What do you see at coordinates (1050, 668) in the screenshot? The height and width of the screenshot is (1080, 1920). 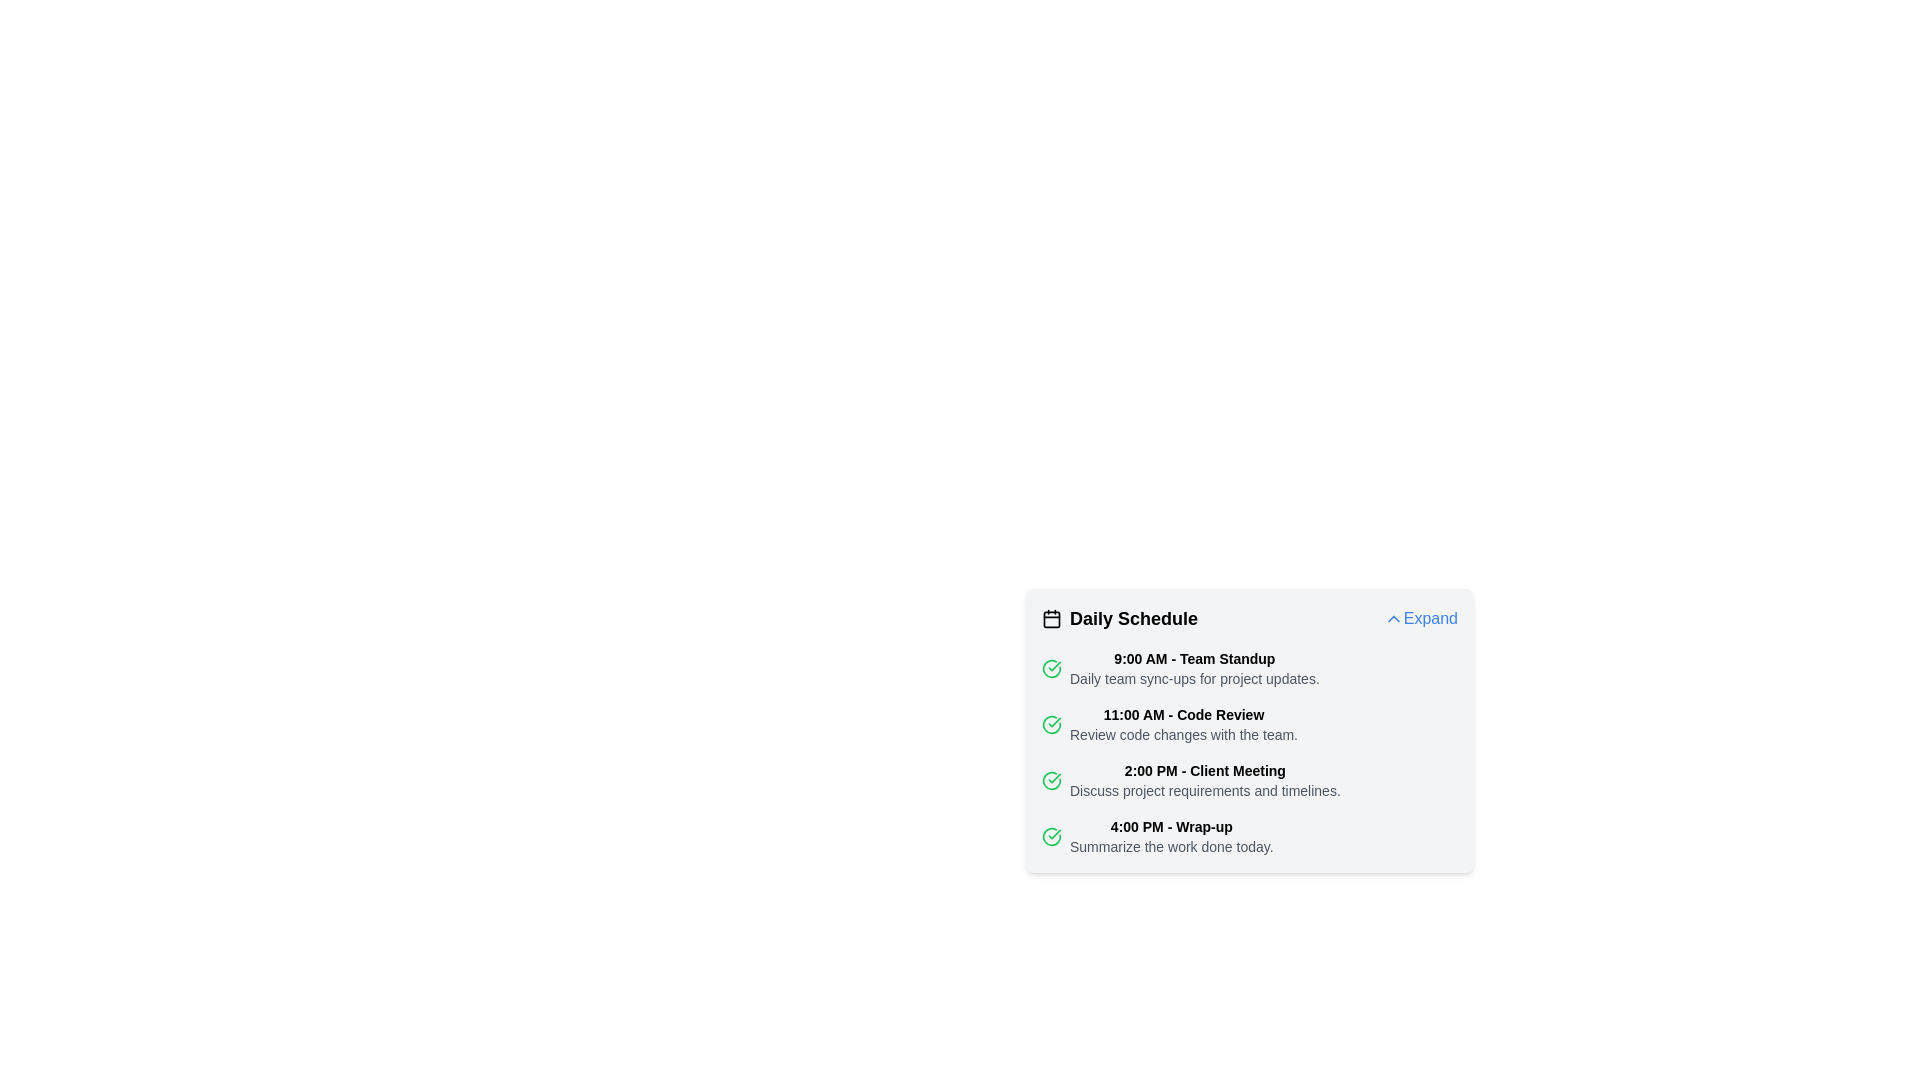 I see `the icon indicating the completion or active status of the task for the entry titled '9:00 AM - Team Standup', located at the far left of the entry` at bounding box center [1050, 668].